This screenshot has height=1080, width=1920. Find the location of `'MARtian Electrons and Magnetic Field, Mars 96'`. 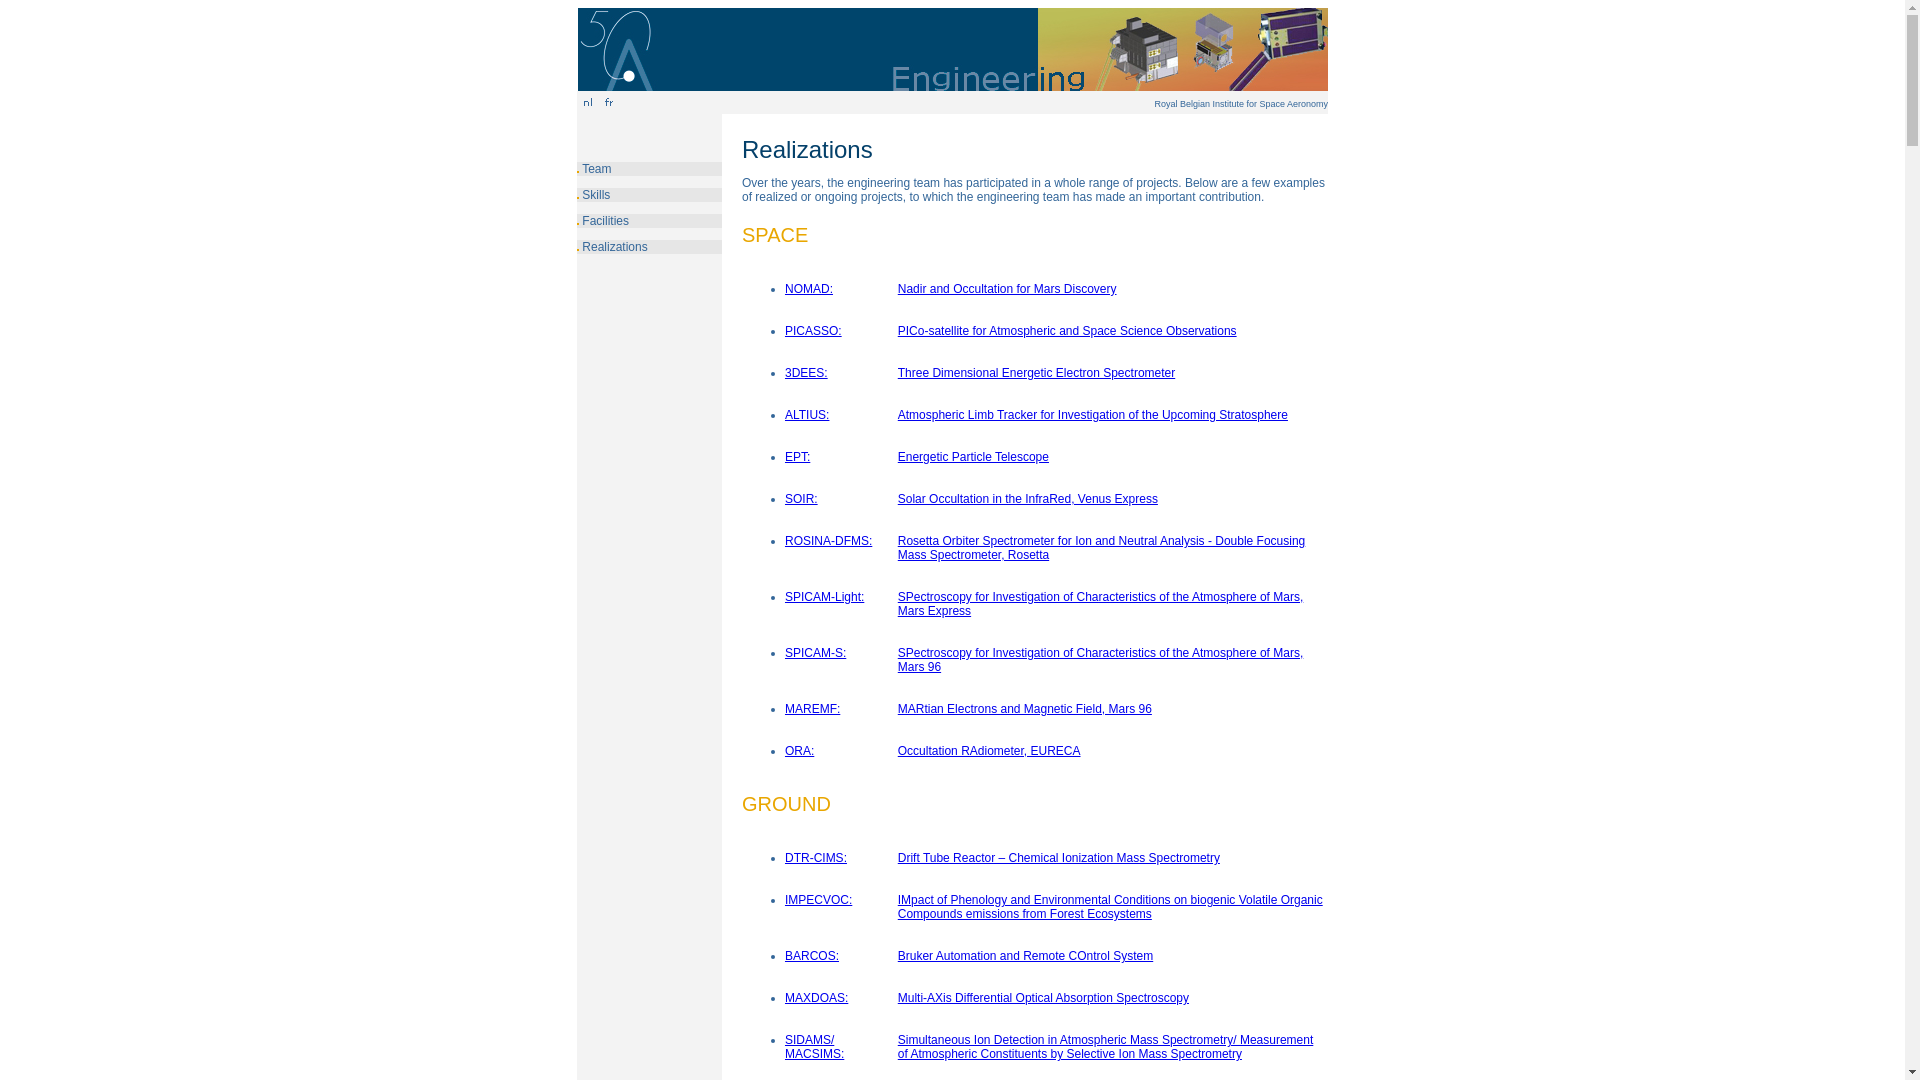

'MARtian Electrons and Magnetic Field, Mars 96' is located at coordinates (1025, 708).